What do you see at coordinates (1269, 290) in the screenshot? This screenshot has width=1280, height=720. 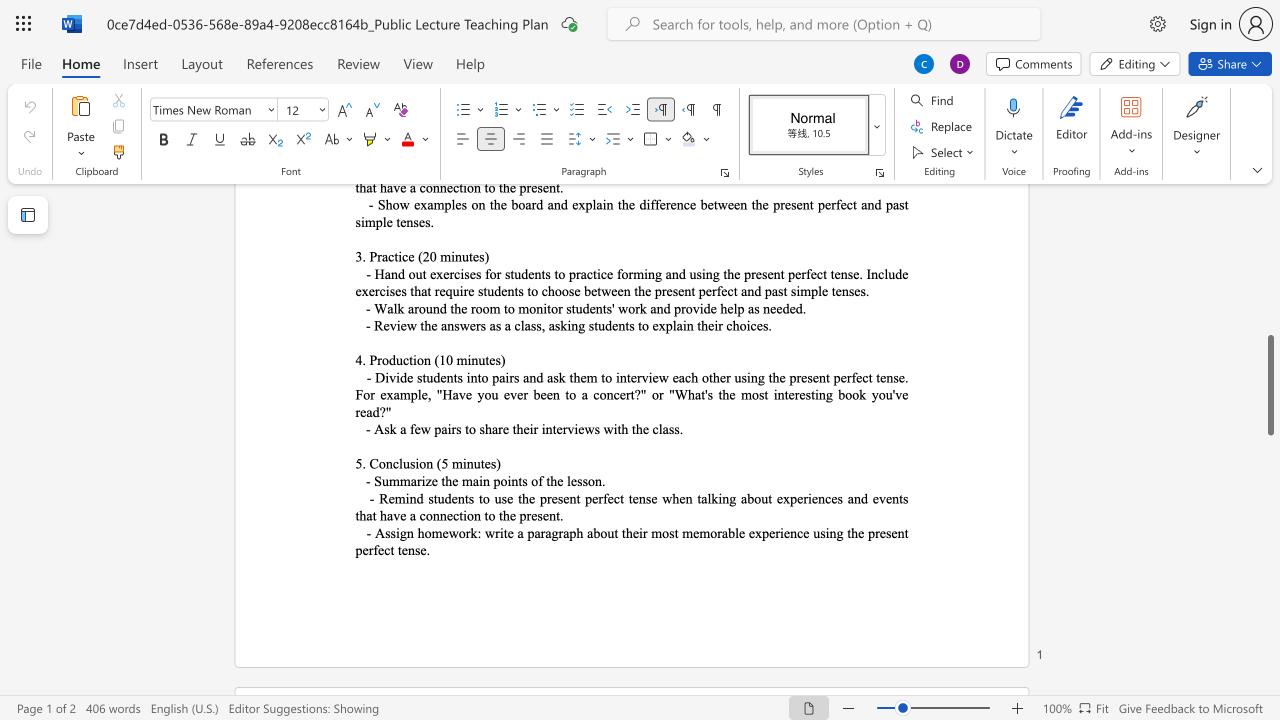 I see `the right-hand scrollbar to ascend the page` at bounding box center [1269, 290].